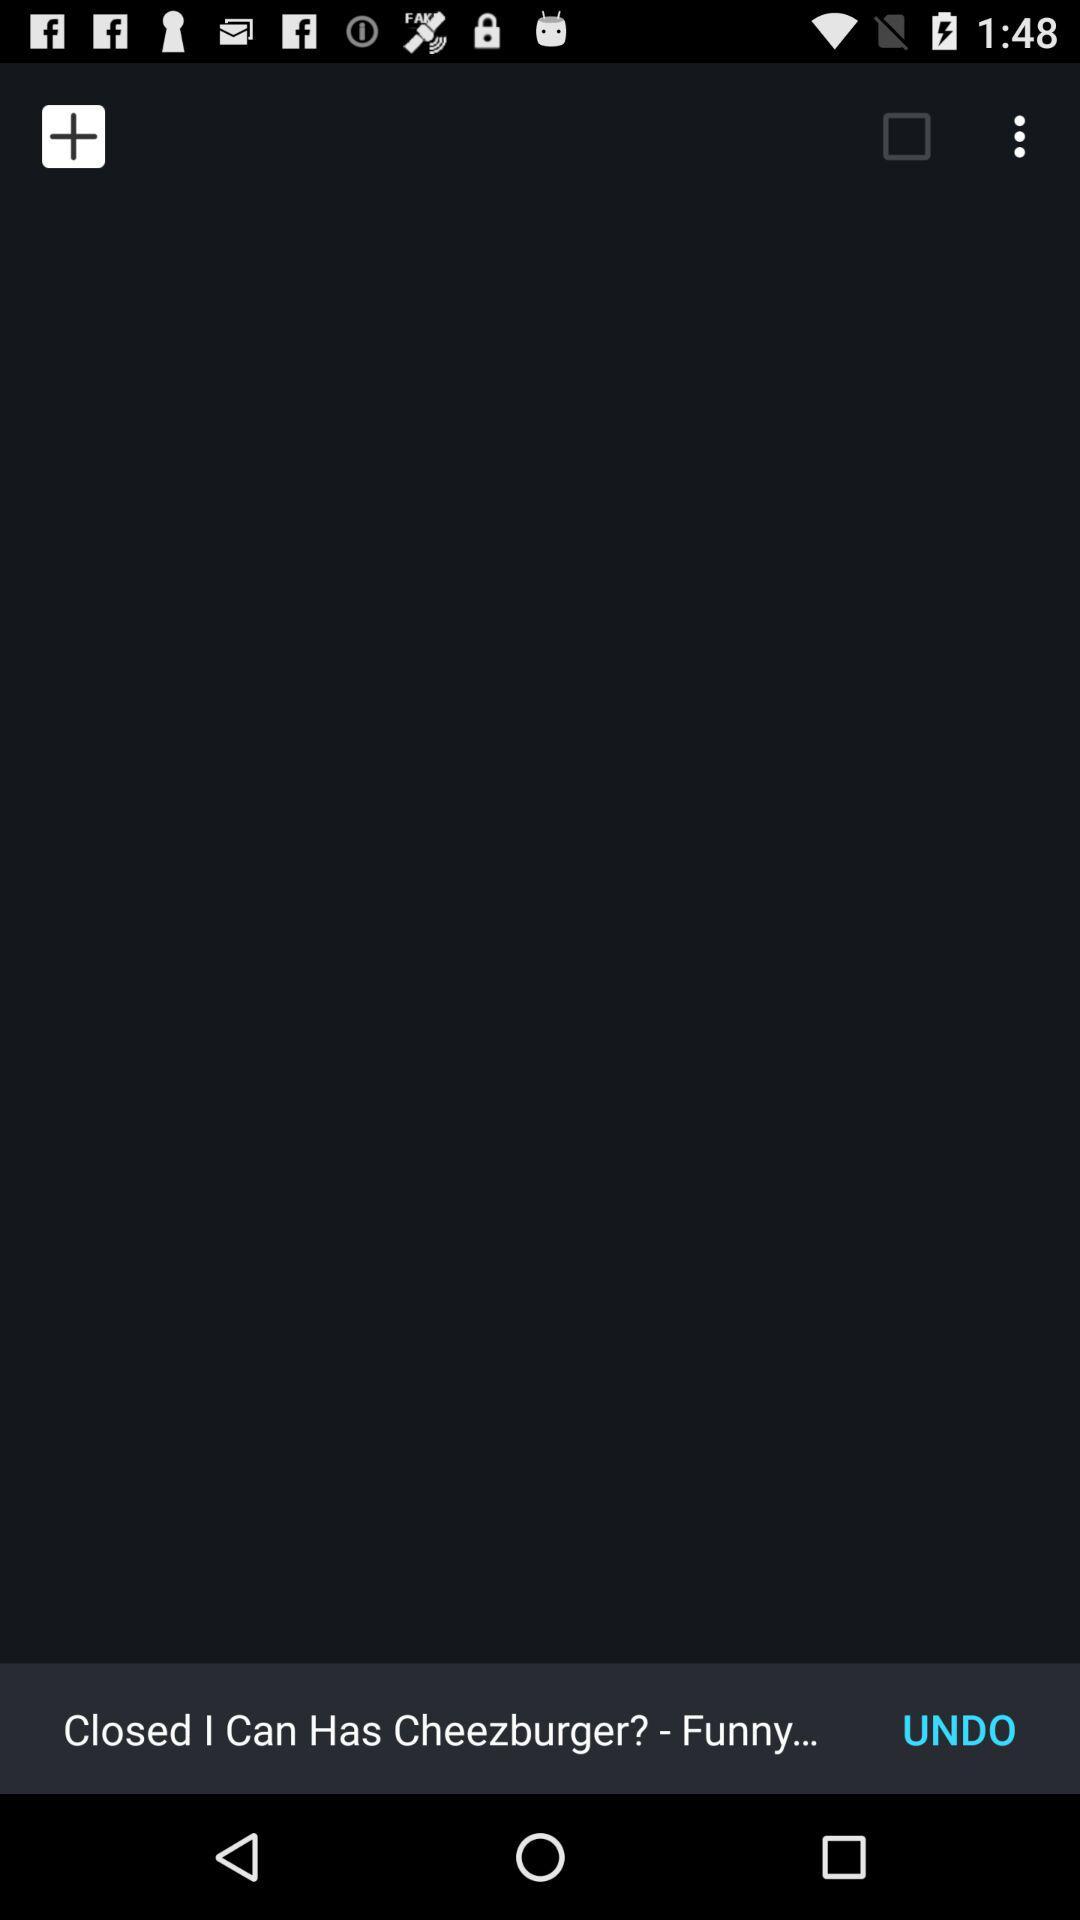  I want to click on item at the top left corner, so click(72, 135).